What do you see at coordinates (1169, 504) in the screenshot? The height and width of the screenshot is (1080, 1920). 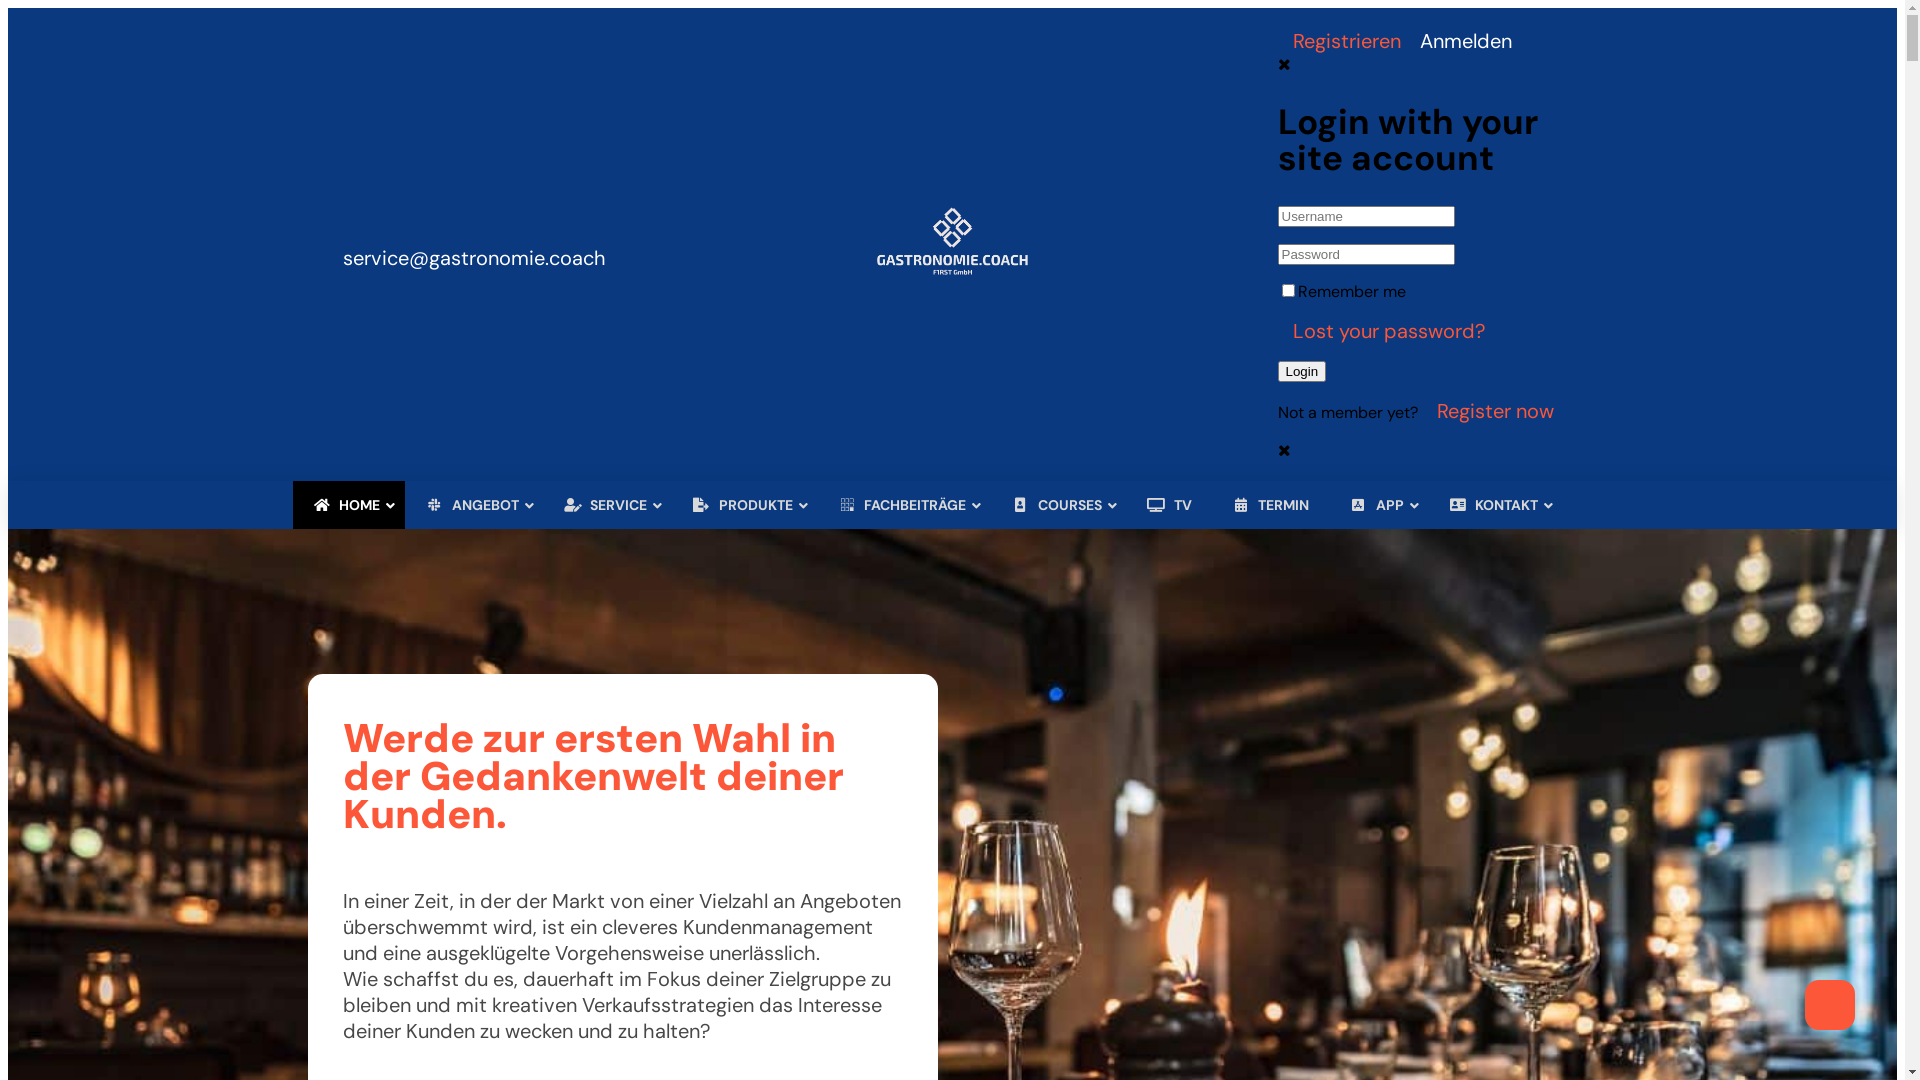 I see `'TV'` at bounding box center [1169, 504].